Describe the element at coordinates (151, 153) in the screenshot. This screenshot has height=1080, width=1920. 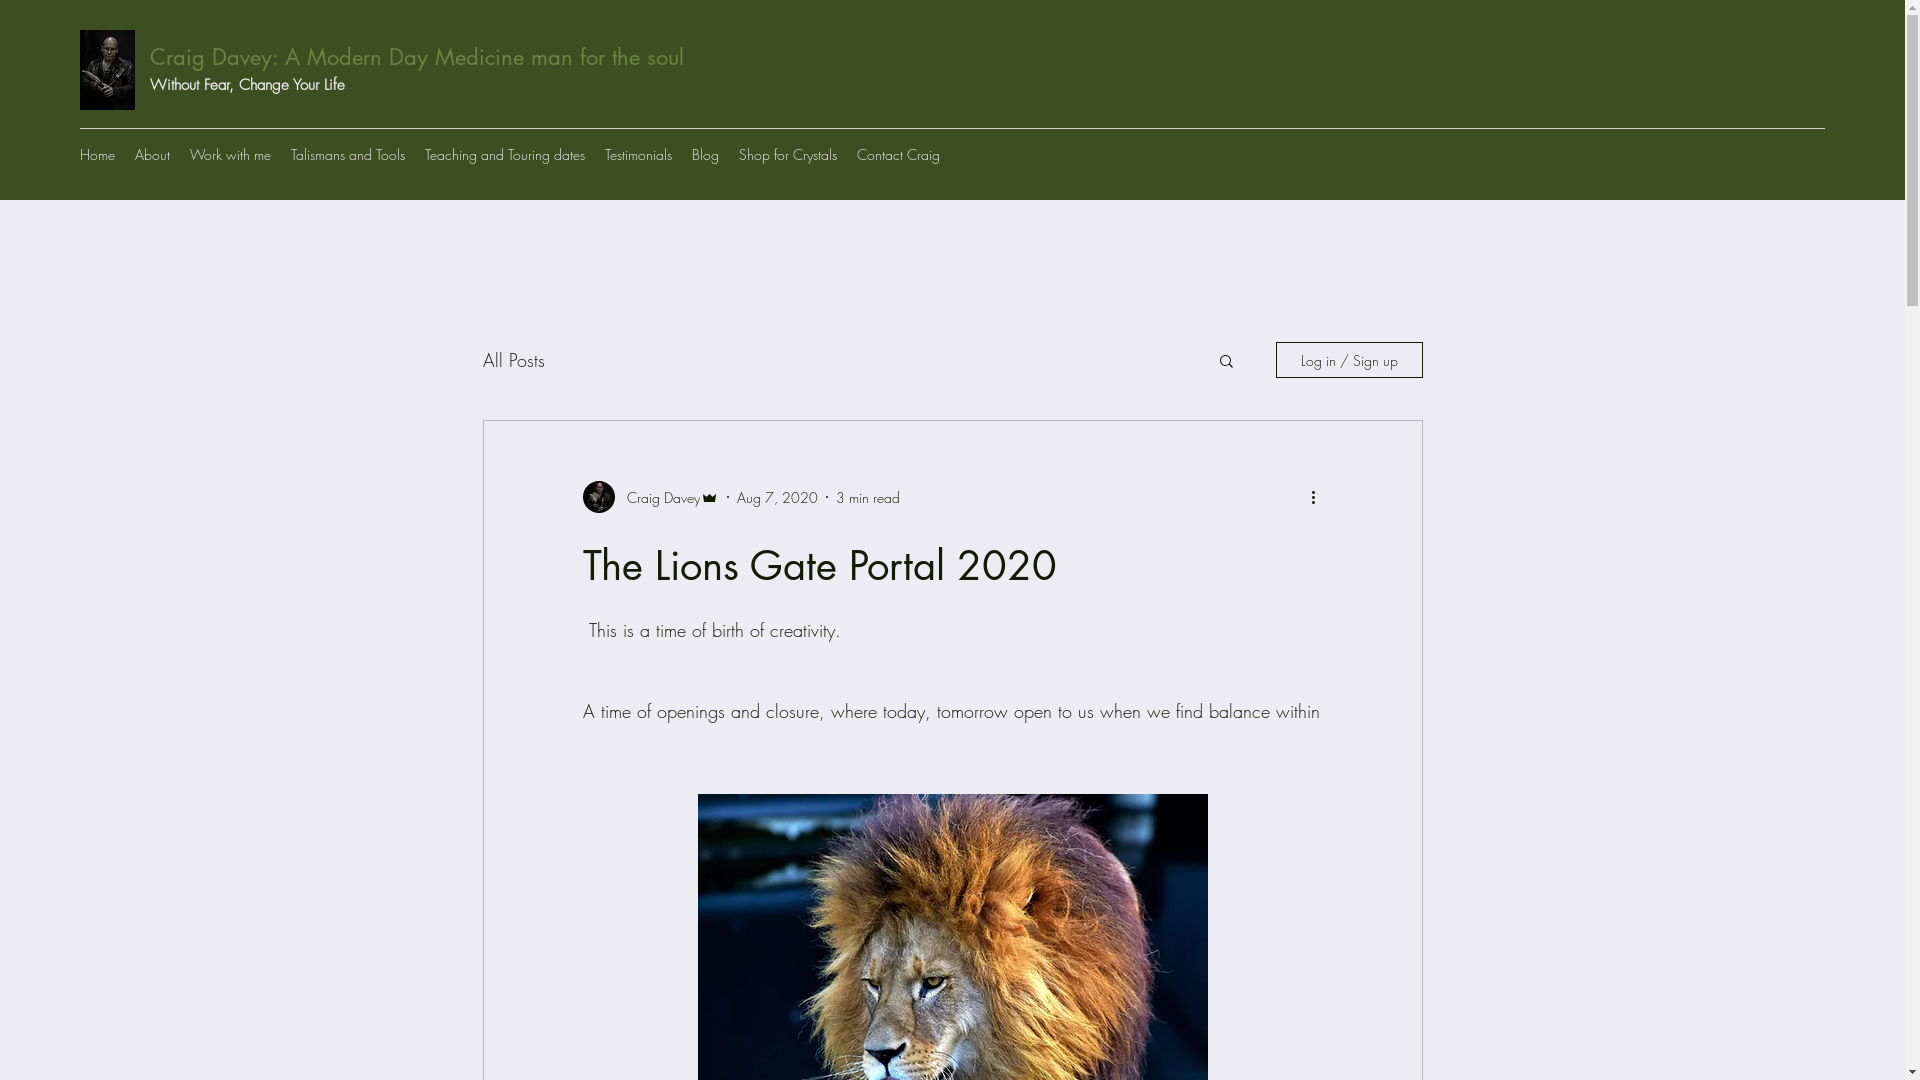
I see `'About'` at that location.